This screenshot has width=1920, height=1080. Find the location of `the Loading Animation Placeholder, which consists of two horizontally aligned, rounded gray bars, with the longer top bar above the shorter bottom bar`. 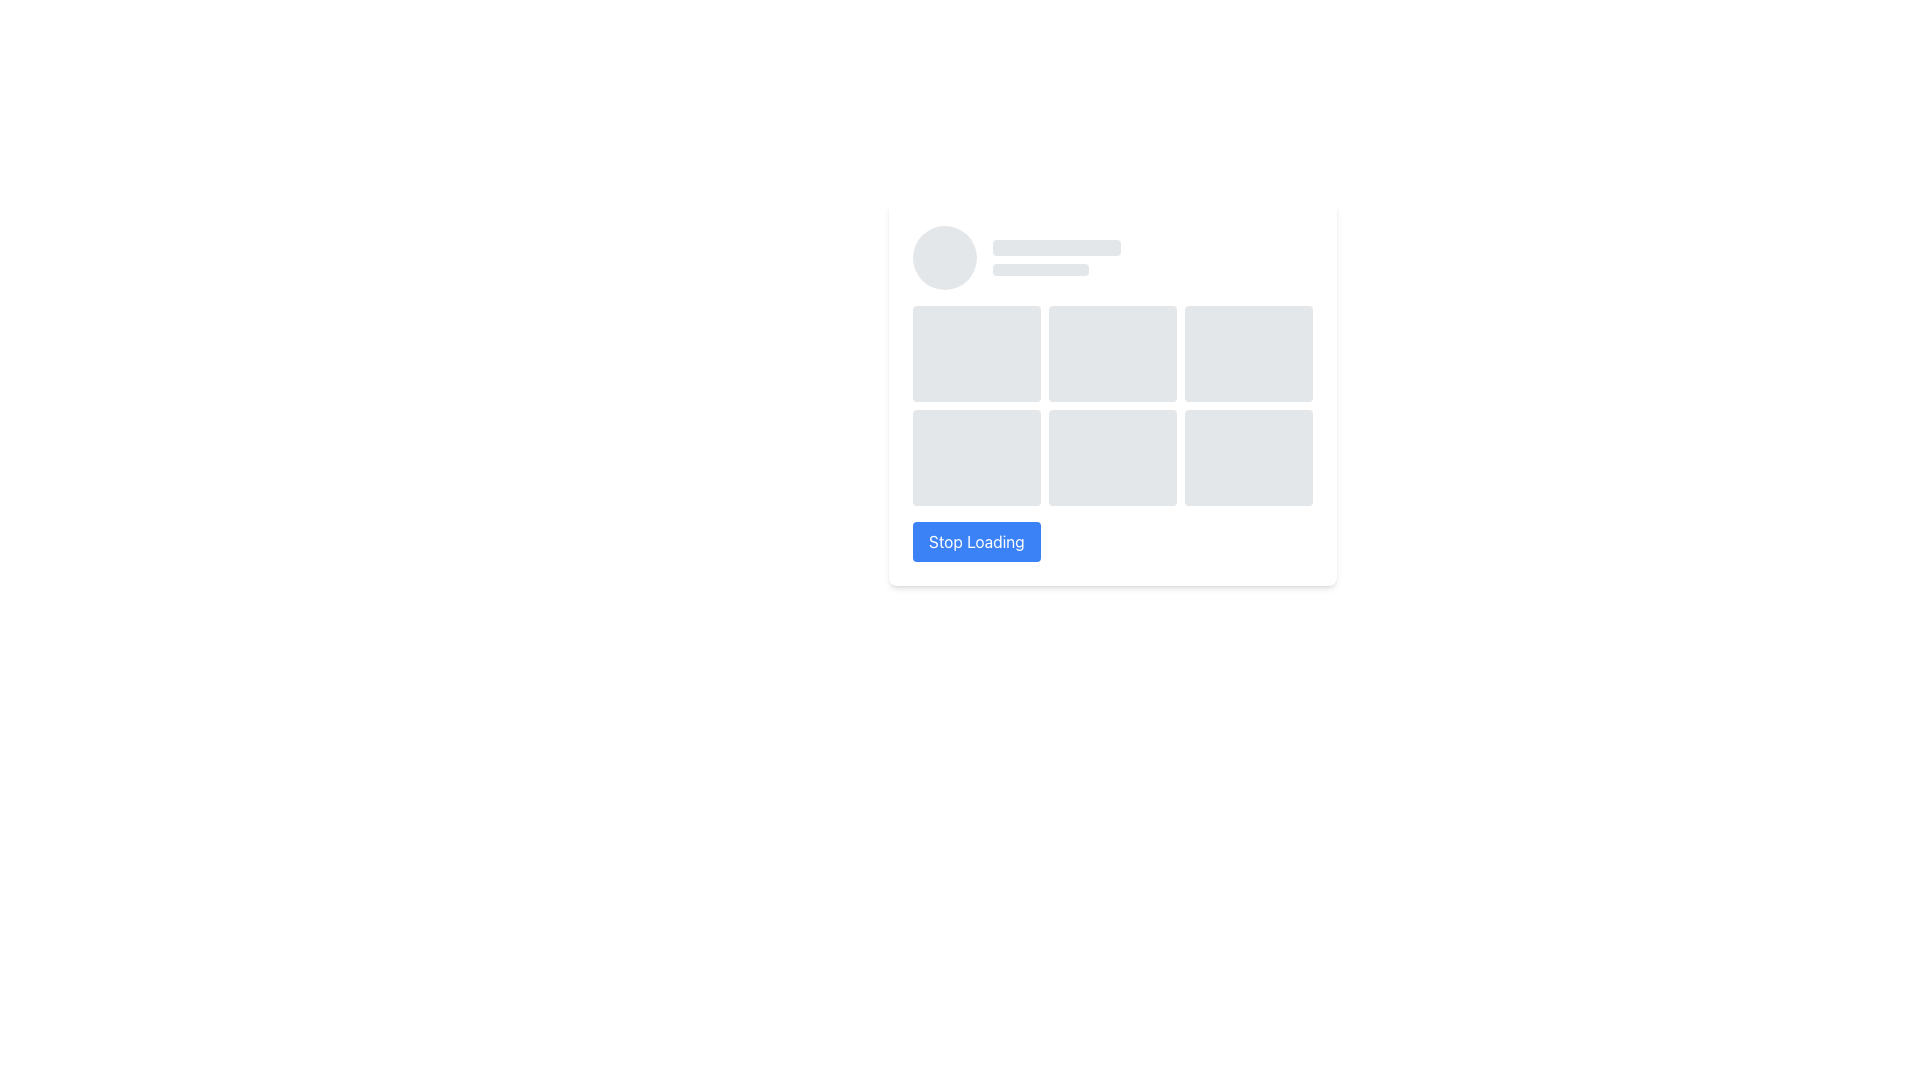

the Loading Animation Placeholder, which consists of two horizontally aligned, rounded gray bars, with the longer top bar above the shorter bottom bar is located at coordinates (1055, 257).